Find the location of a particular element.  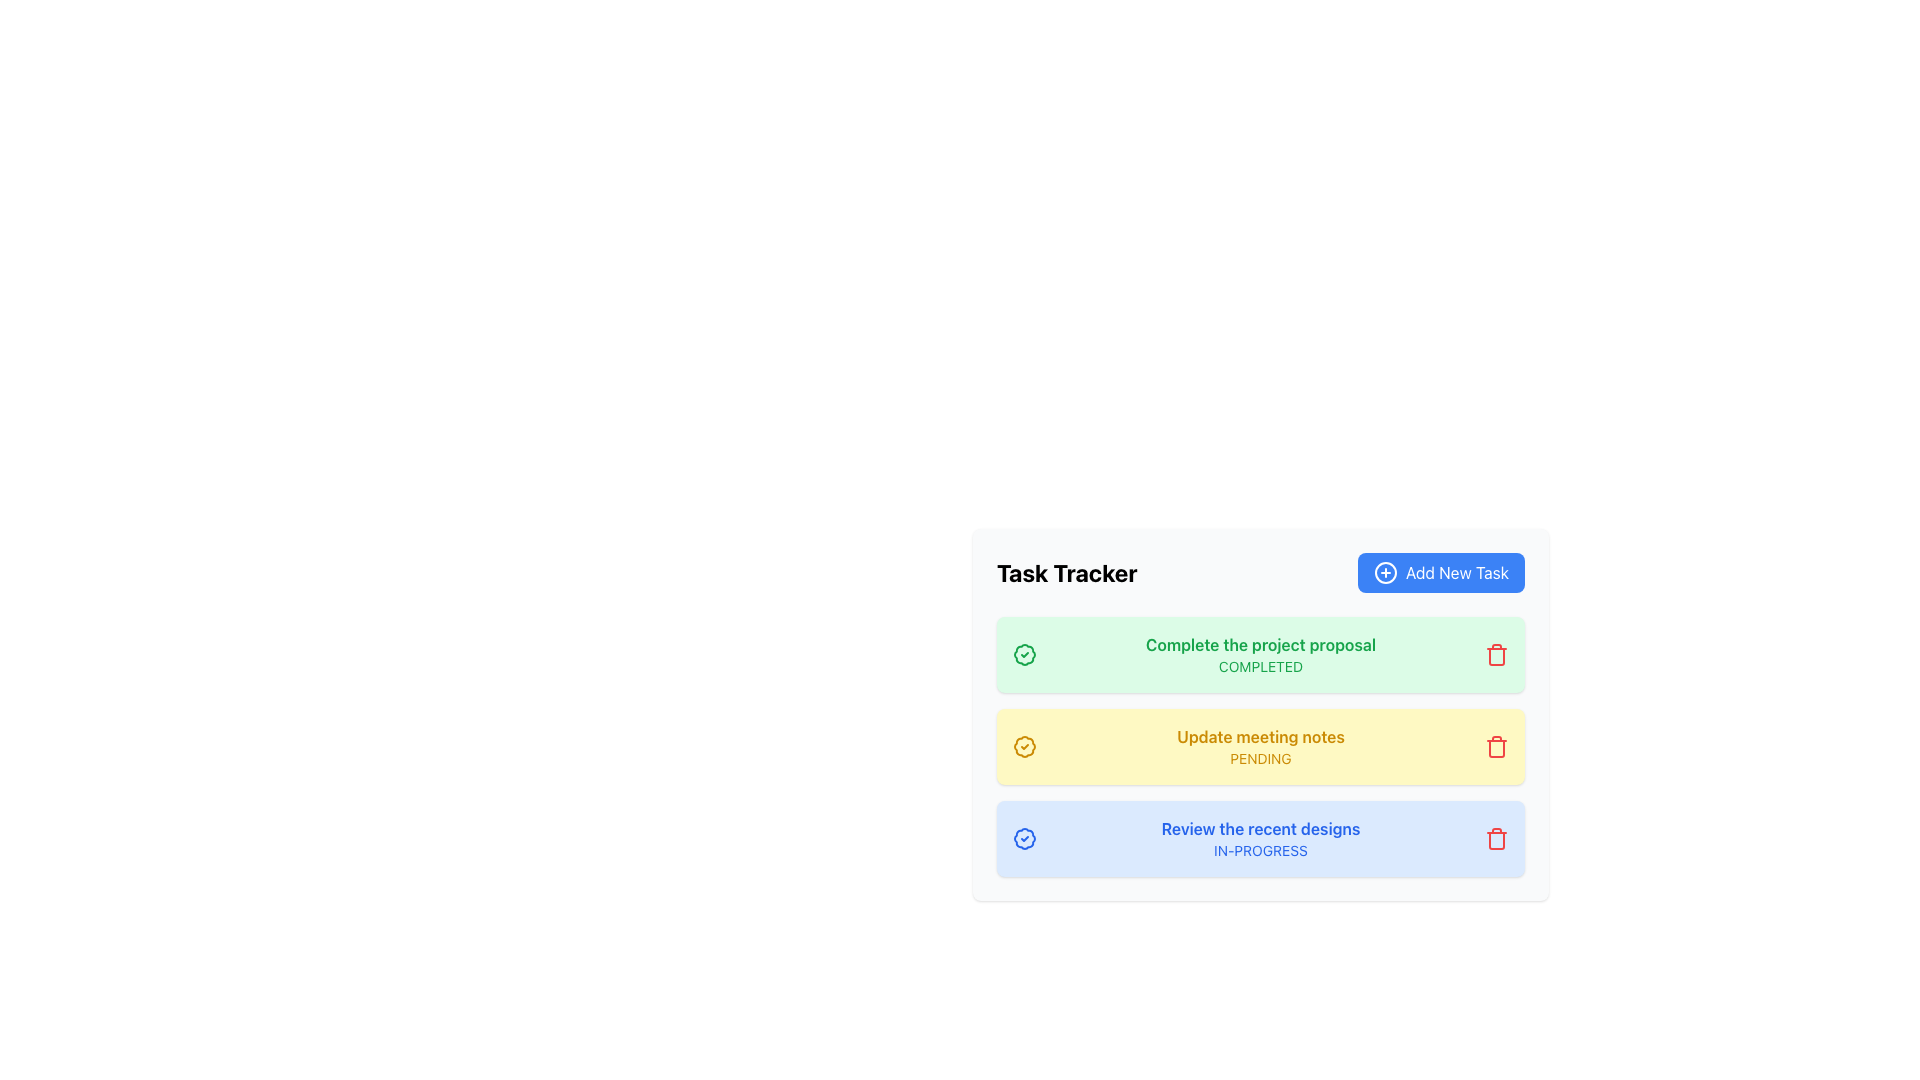

the pending status icon located in the yellow-highlighted row titled 'Update meeting notes', which is positioned to the left of the text 'Update meeting notes PENDING' is located at coordinates (1025, 747).